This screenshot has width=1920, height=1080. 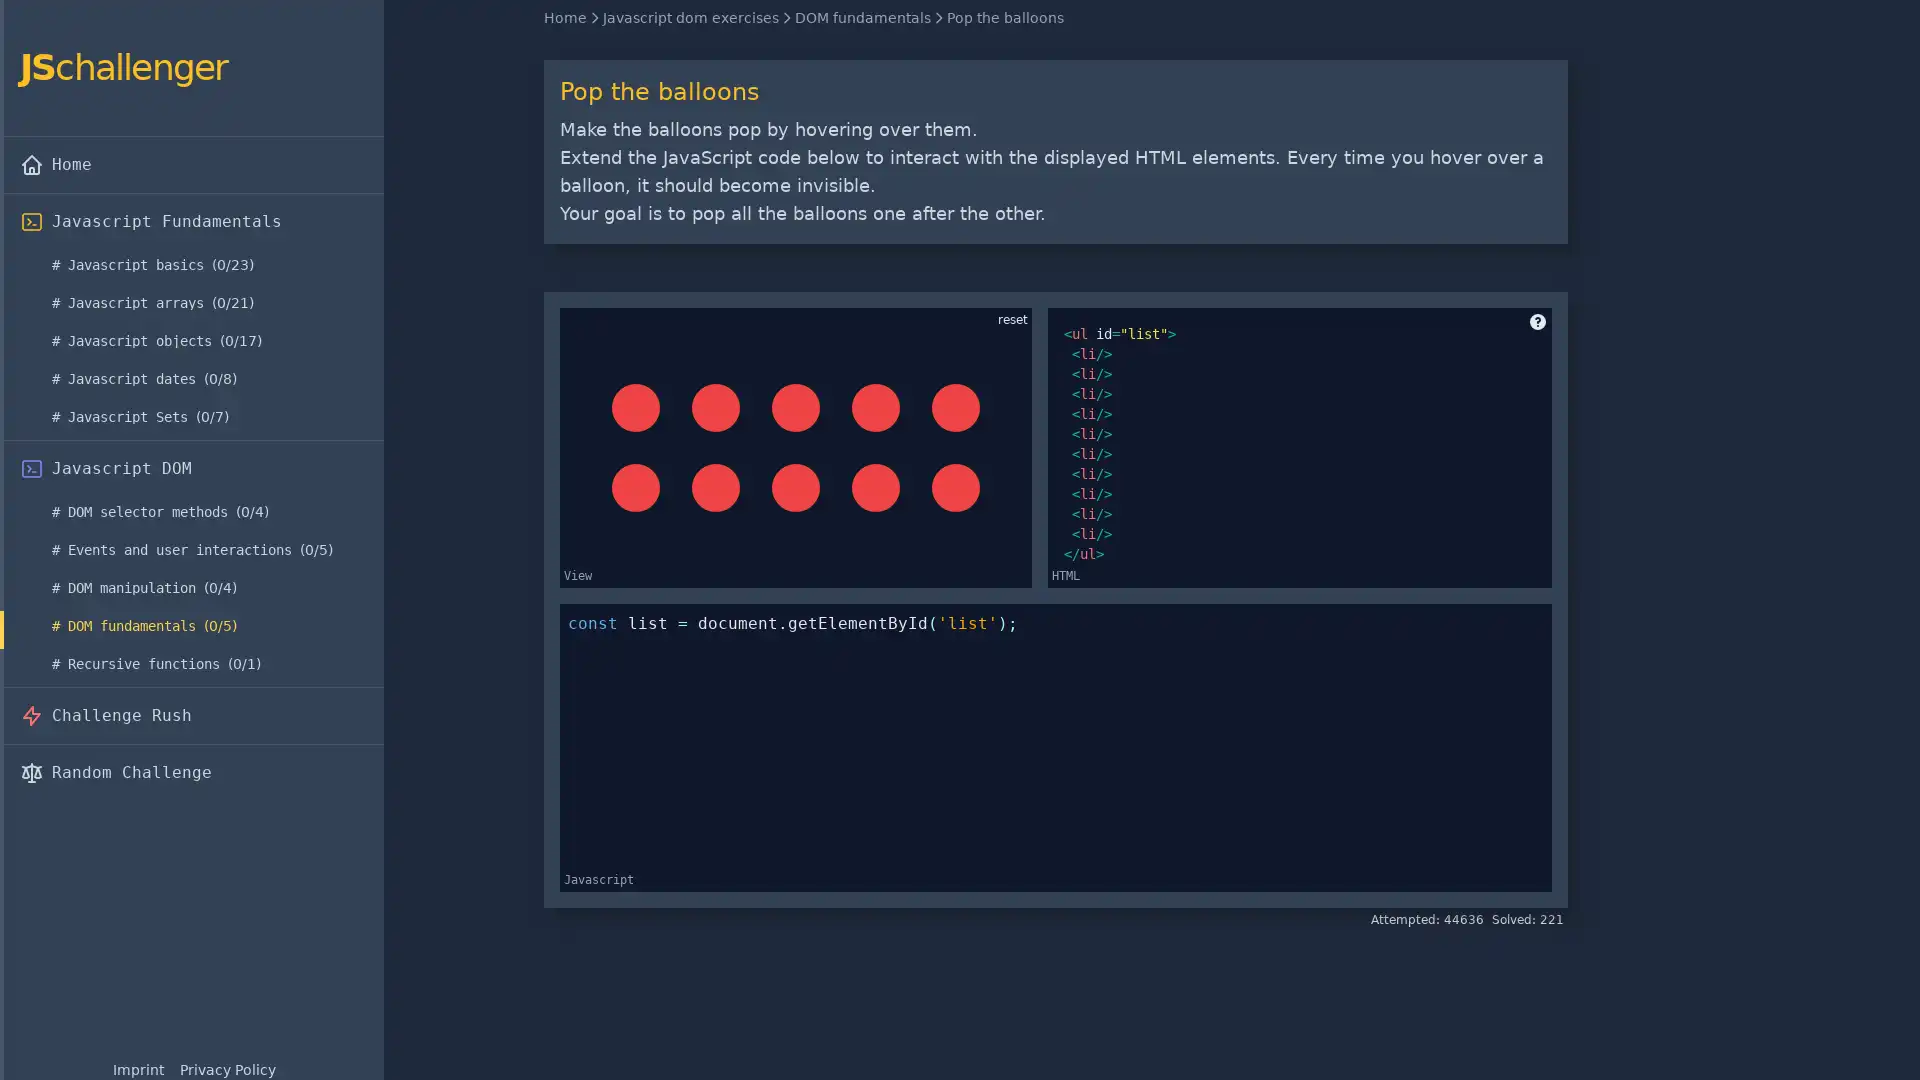 What do you see at coordinates (1012, 319) in the screenshot?
I see `reset` at bounding box center [1012, 319].